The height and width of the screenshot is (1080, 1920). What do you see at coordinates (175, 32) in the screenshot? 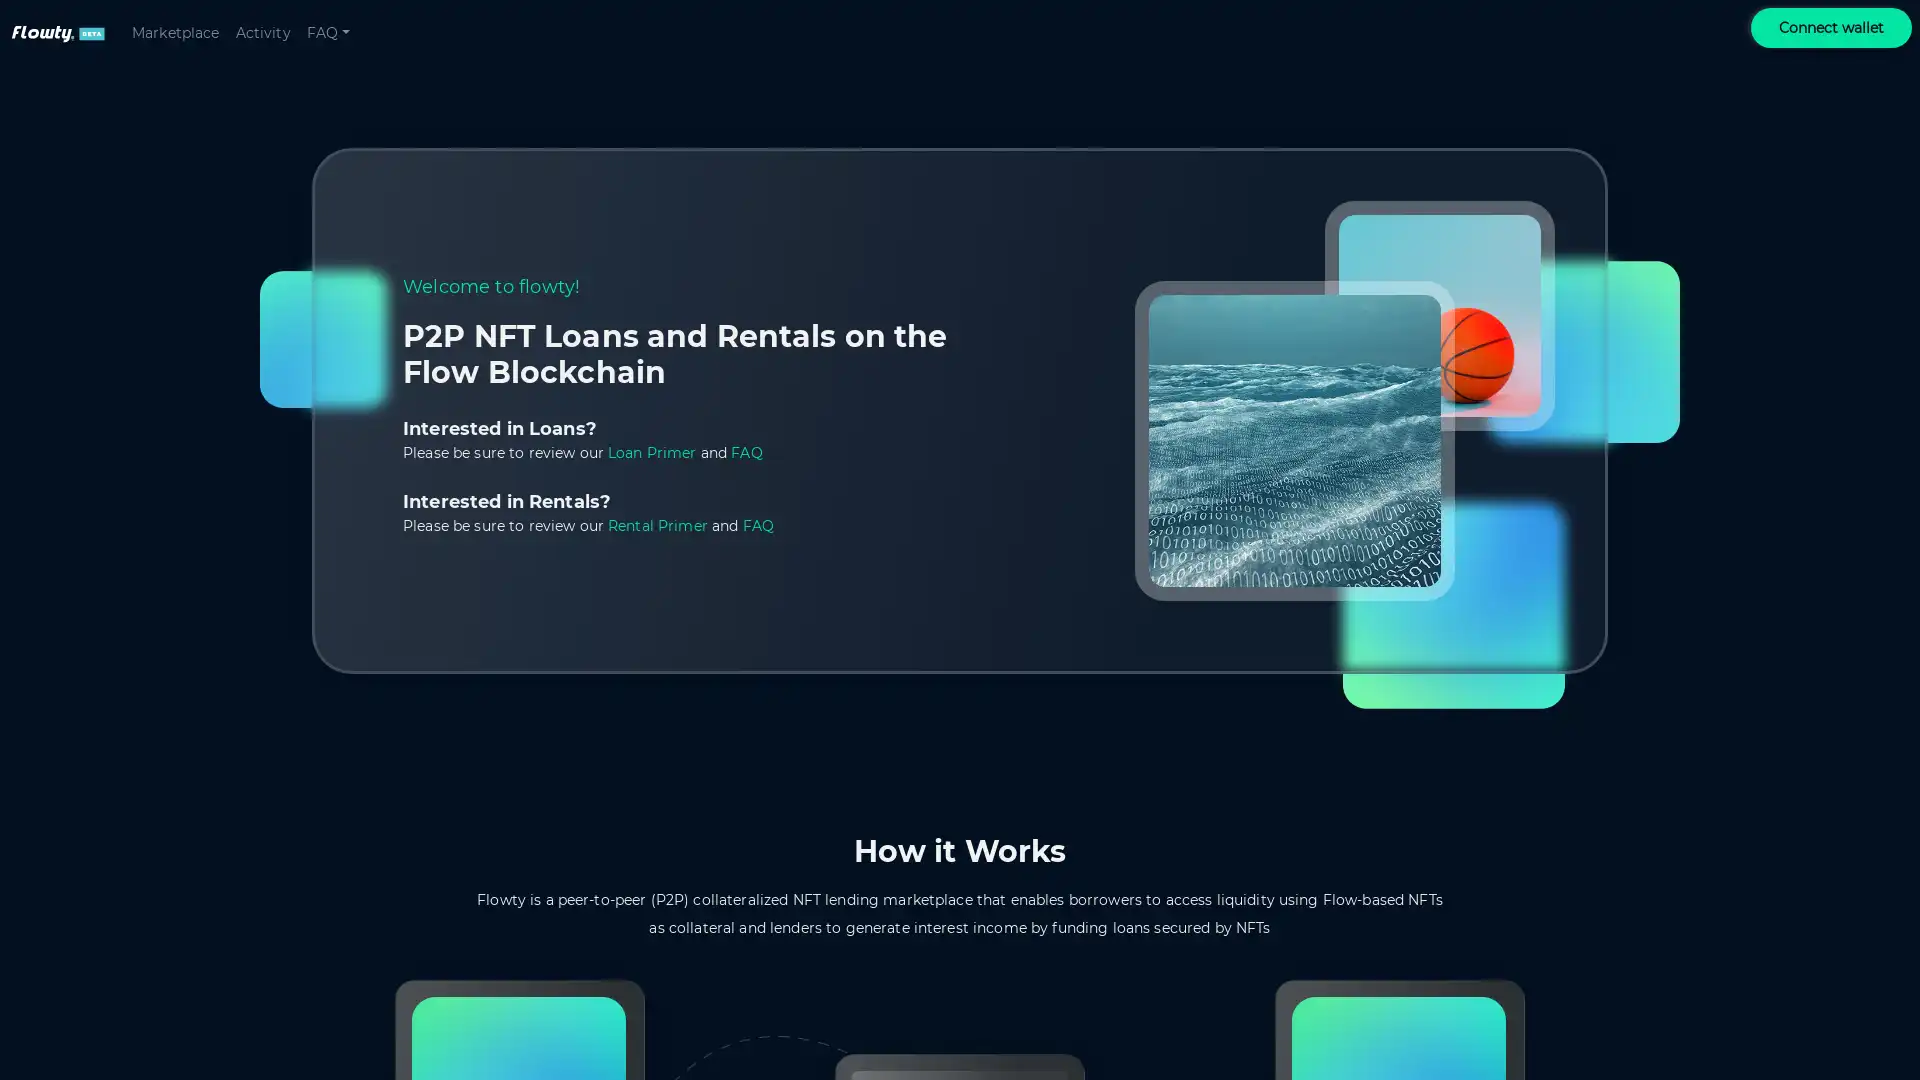
I see `Marketplace` at bounding box center [175, 32].